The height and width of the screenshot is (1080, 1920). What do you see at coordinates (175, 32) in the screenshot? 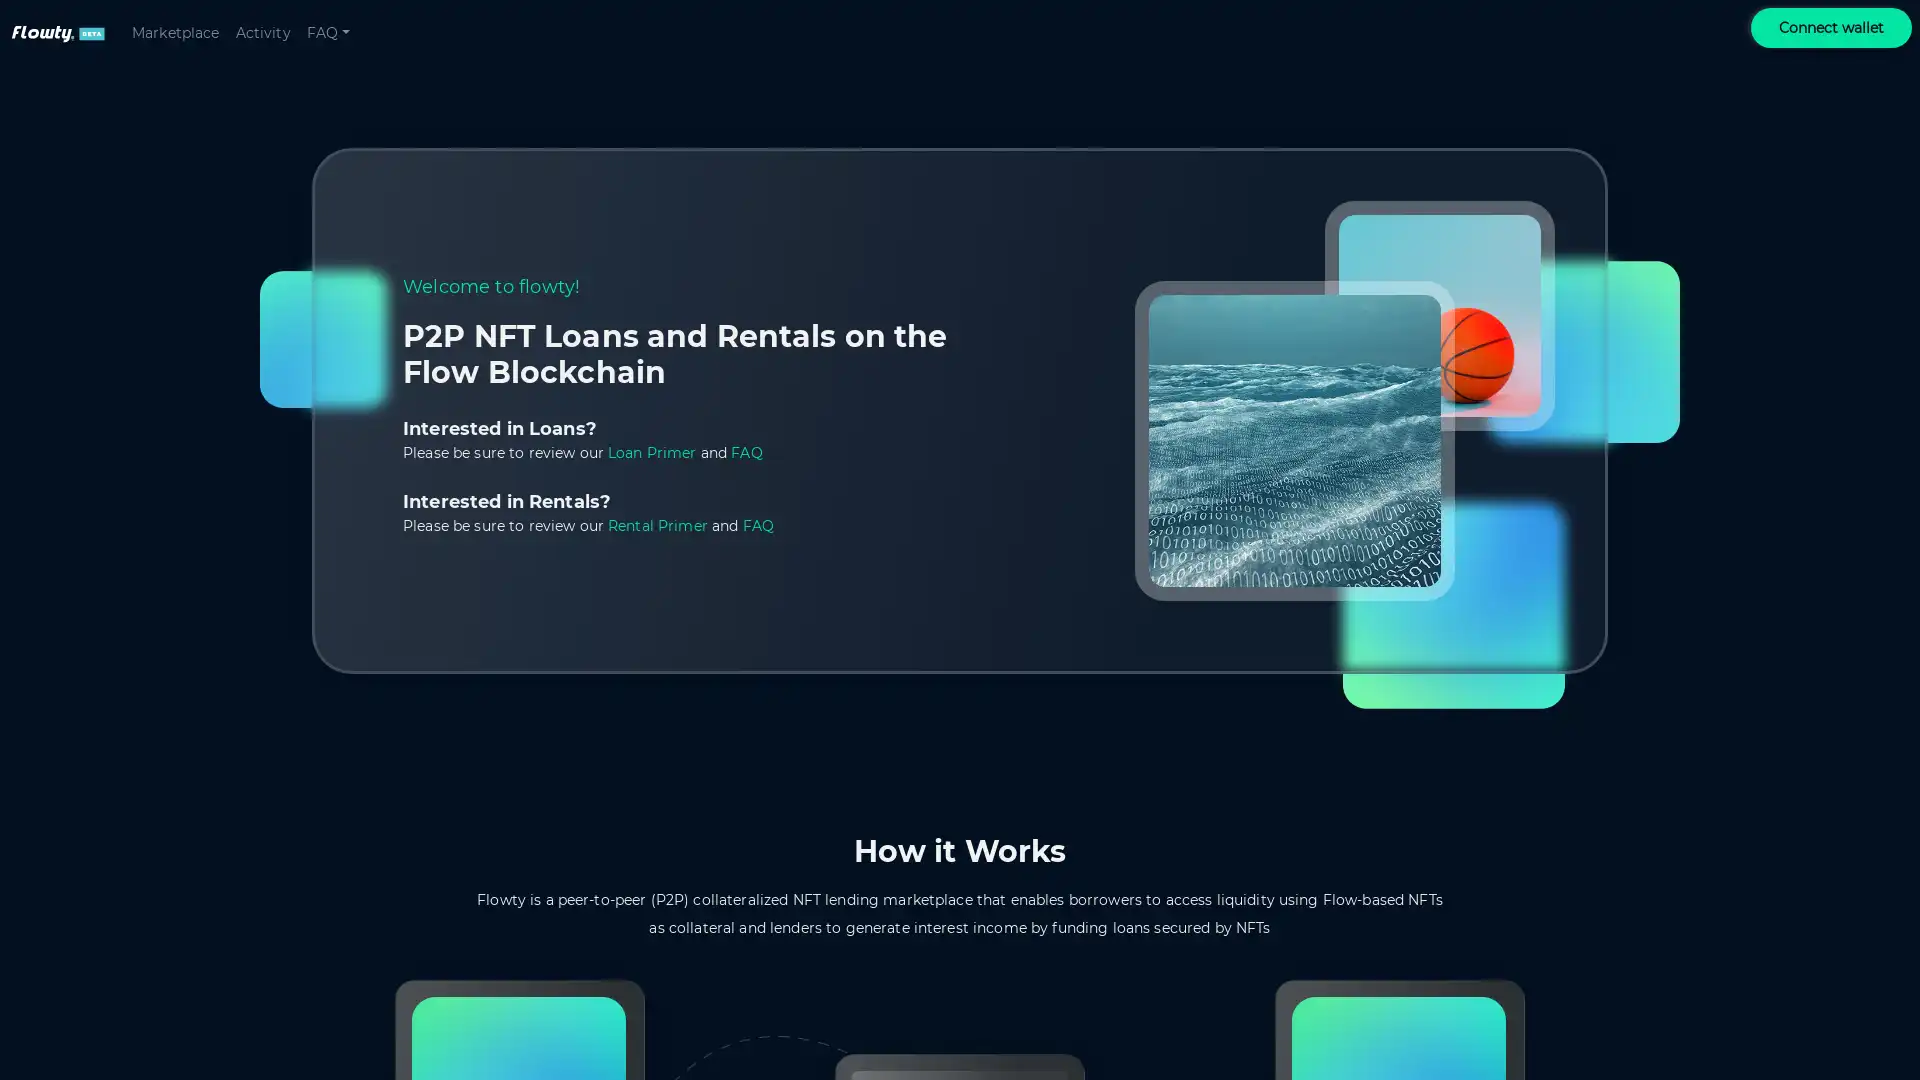
I see `Marketplace` at bounding box center [175, 32].